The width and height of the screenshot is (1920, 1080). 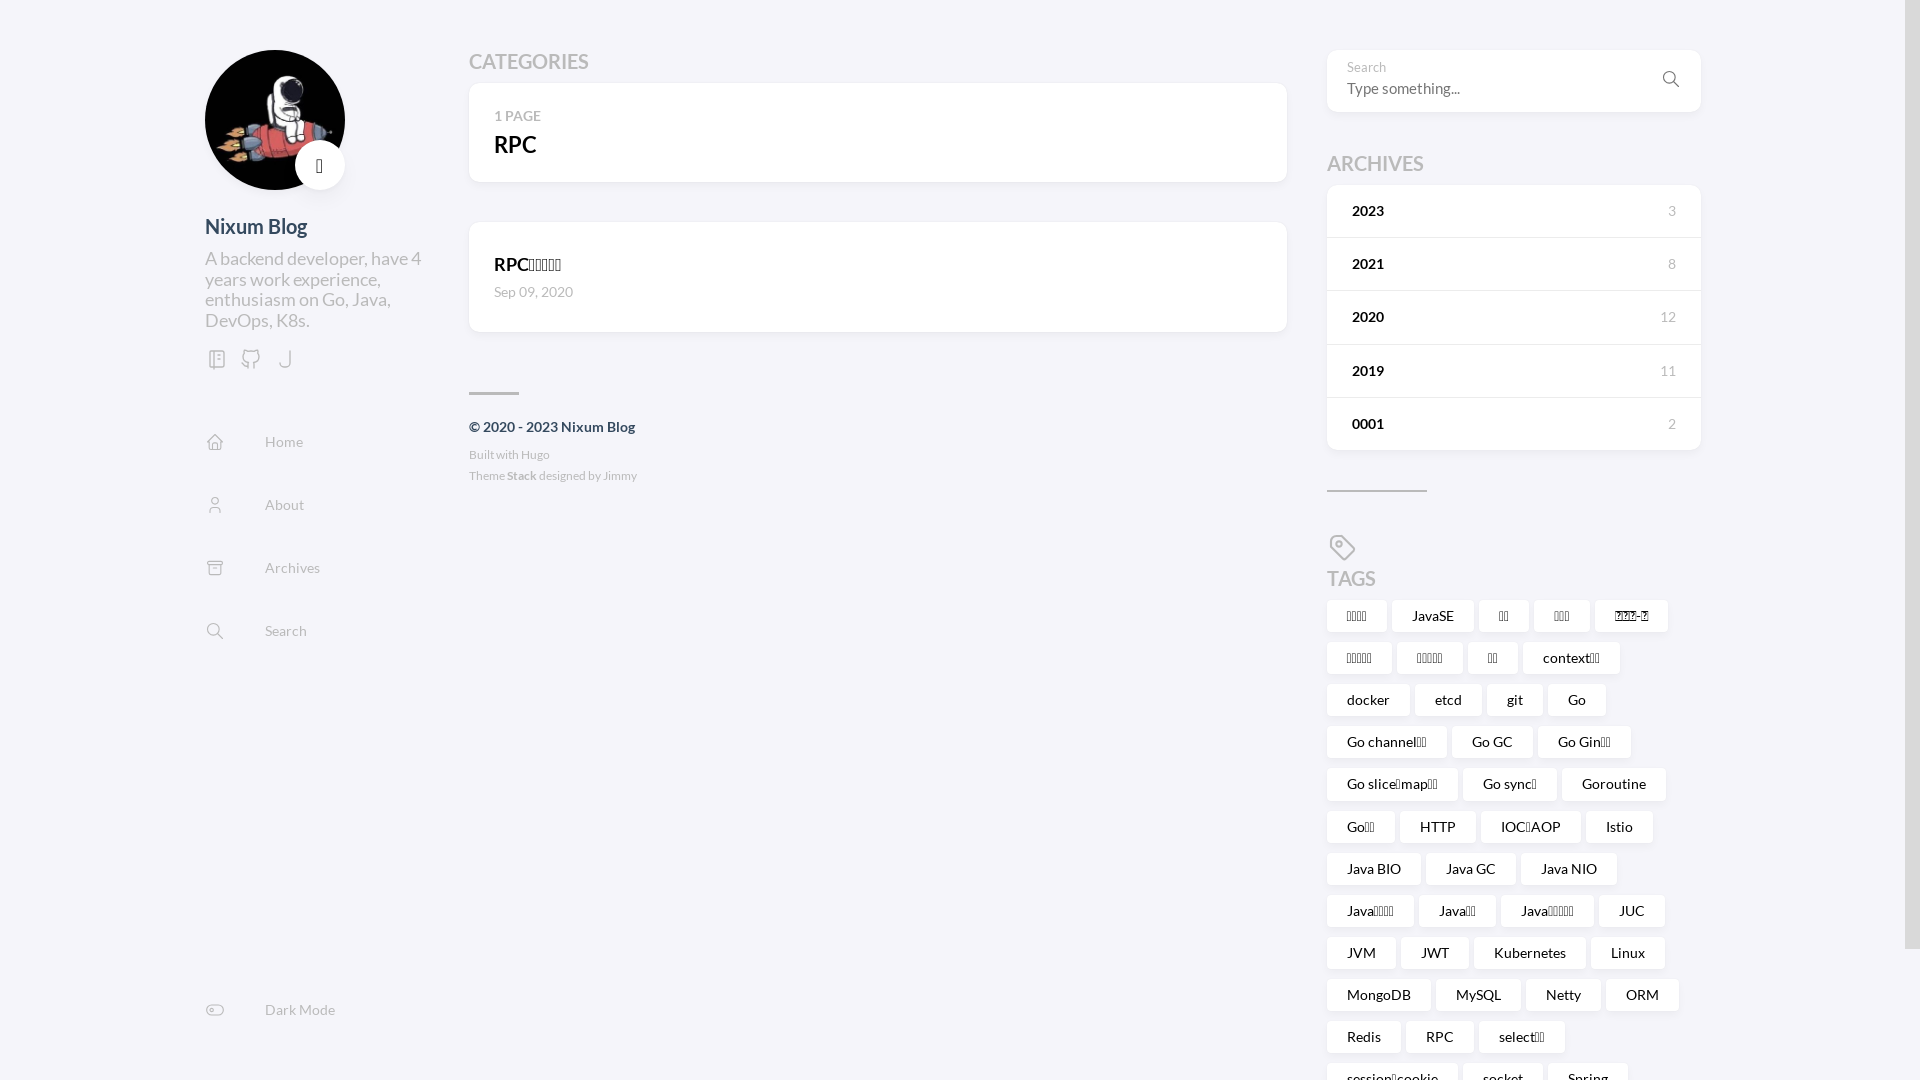 What do you see at coordinates (1362, 1036) in the screenshot?
I see `'Redis'` at bounding box center [1362, 1036].